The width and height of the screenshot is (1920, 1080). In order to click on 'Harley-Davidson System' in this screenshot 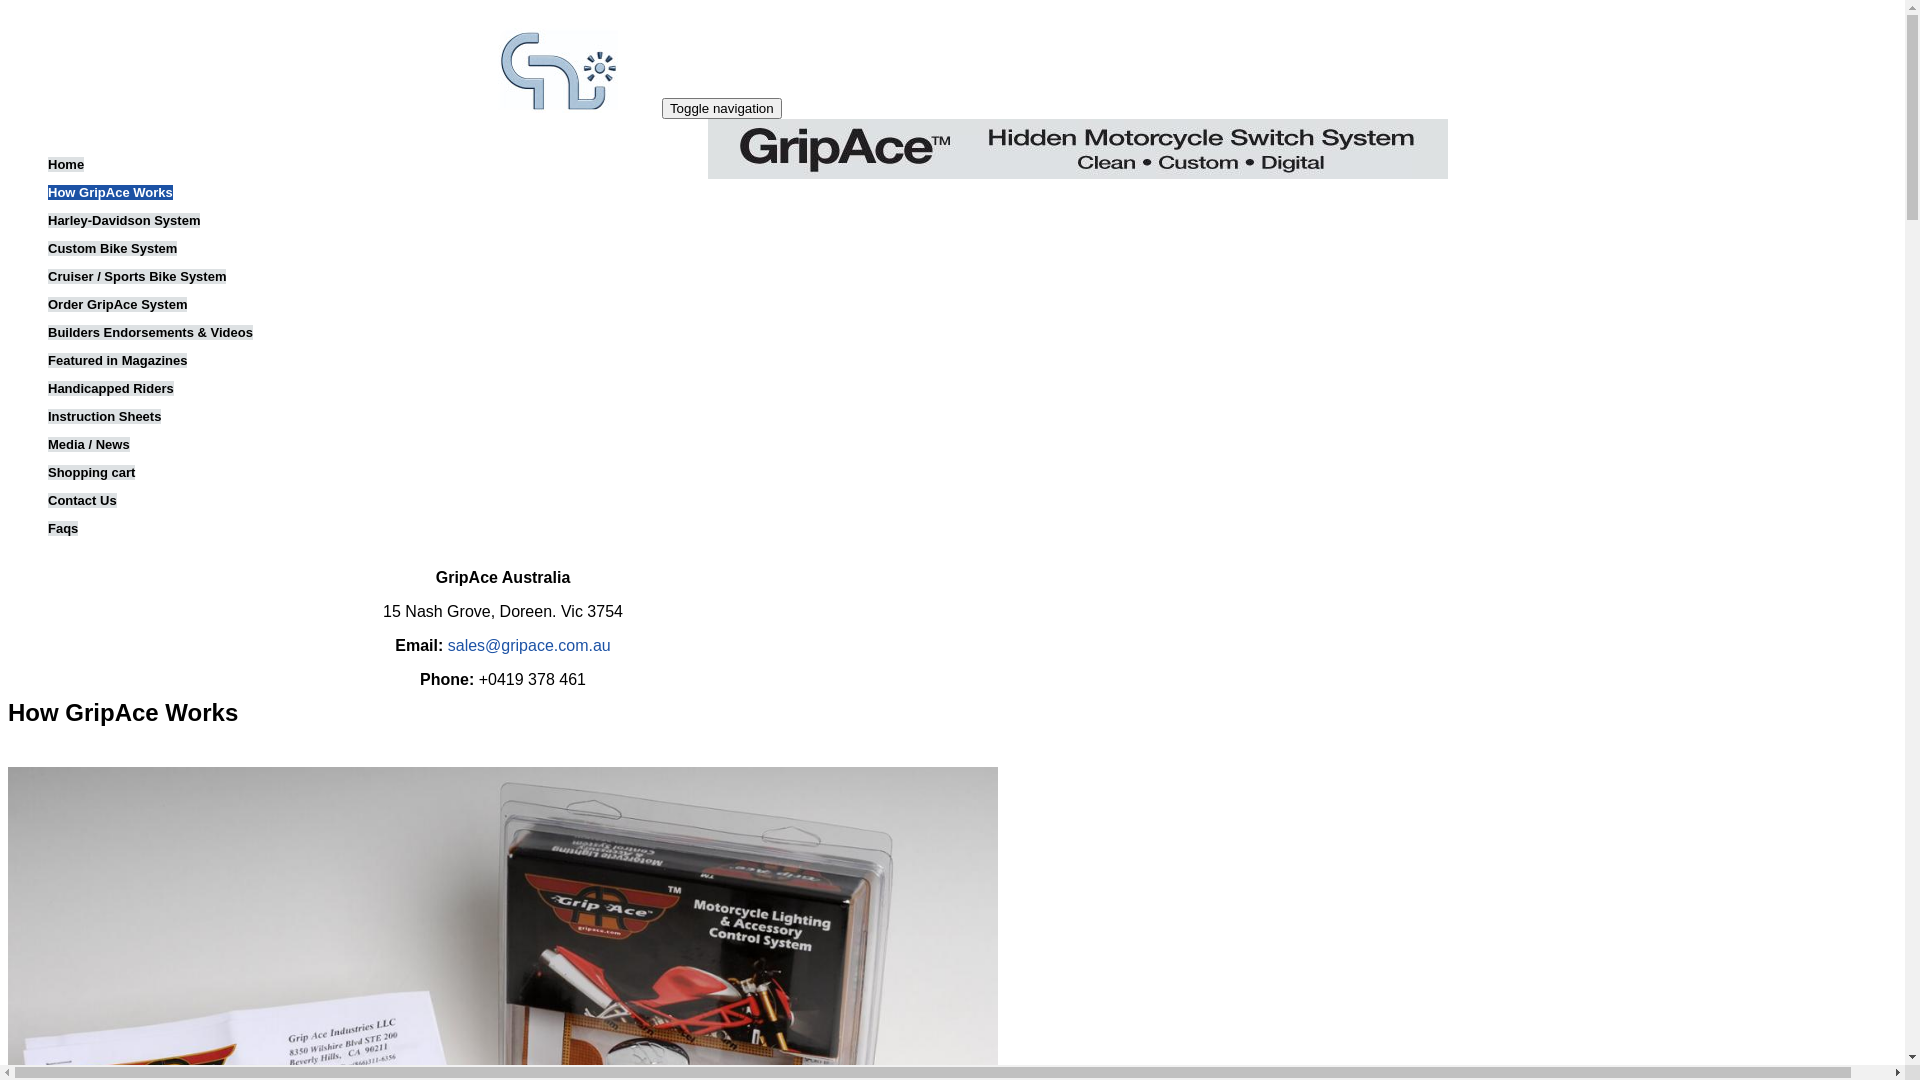, I will do `click(123, 220)`.